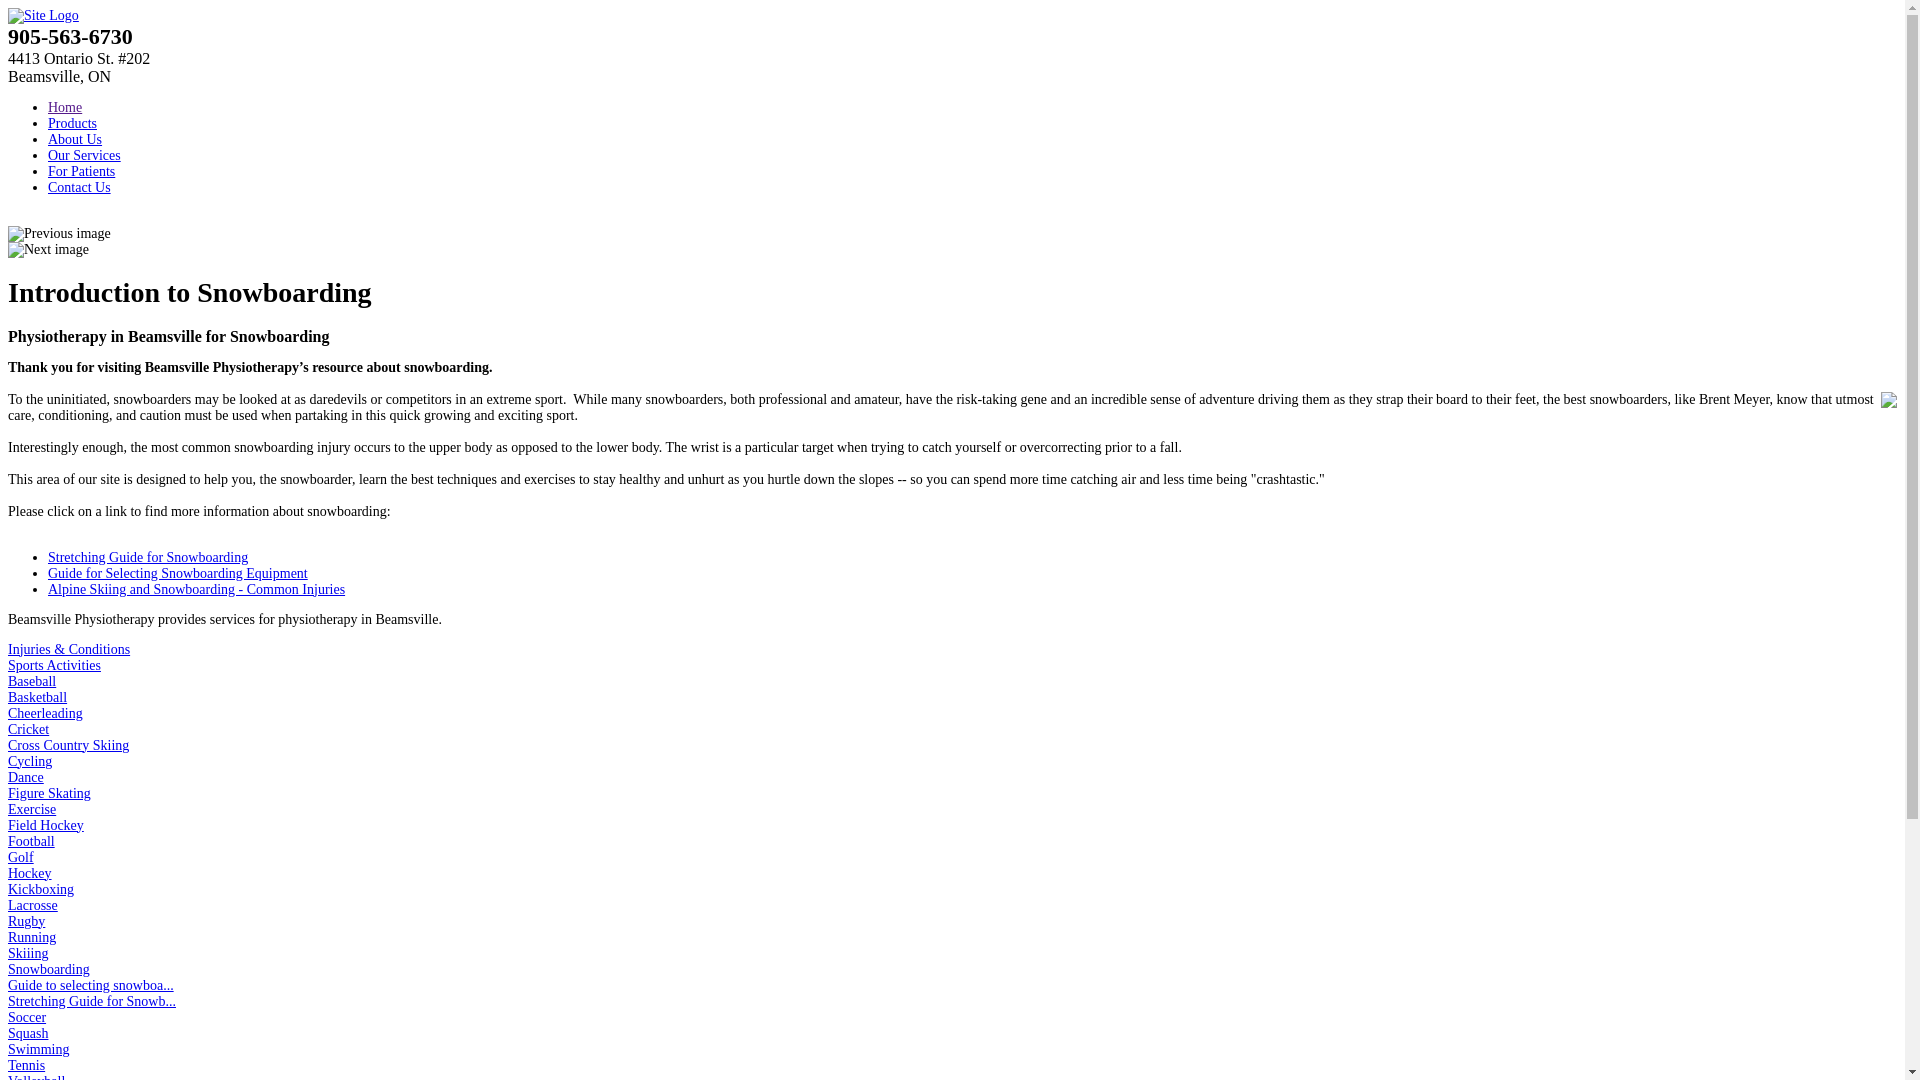  Describe the element at coordinates (46, 825) in the screenshot. I see `'Field Hockey'` at that location.